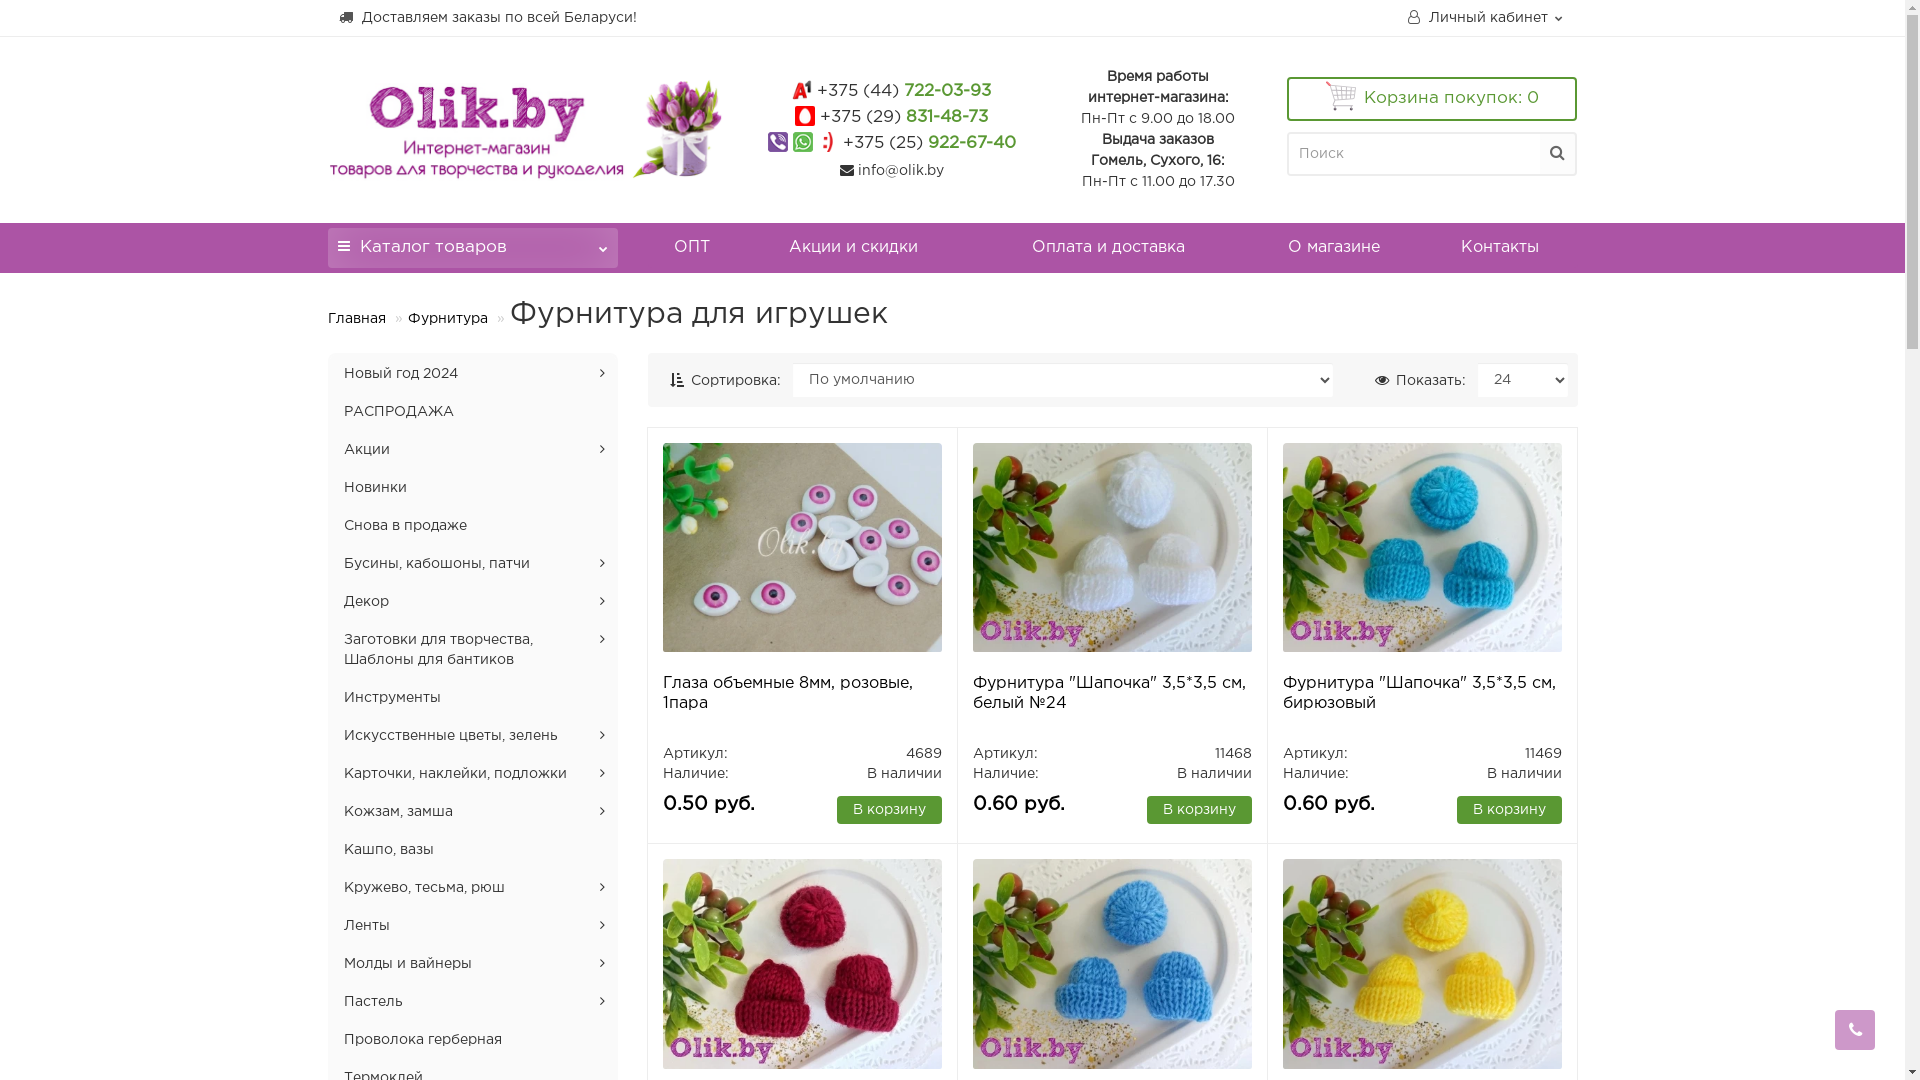  I want to click on '+375 (44) 722-03-93', so click(902, 91).